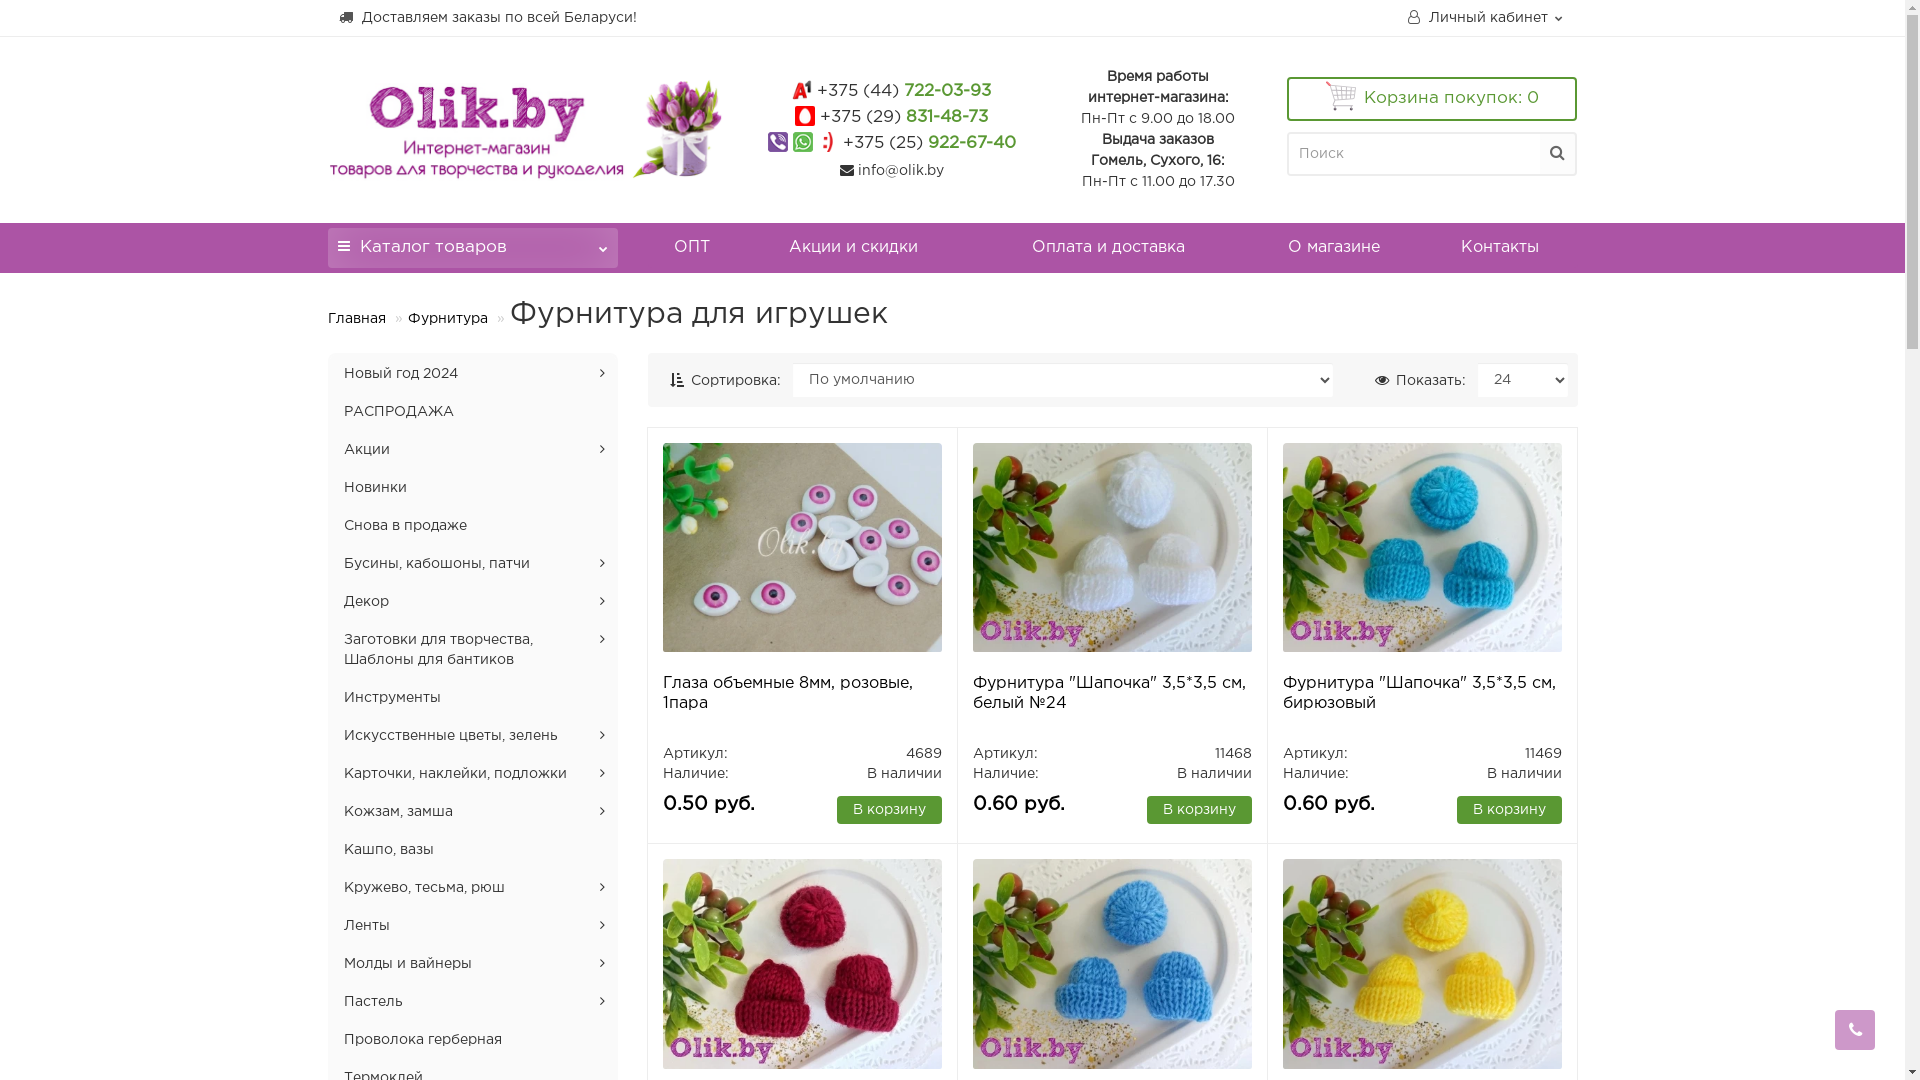  I want to click on '+375 (44) 722-03-93', so click(902, 91).